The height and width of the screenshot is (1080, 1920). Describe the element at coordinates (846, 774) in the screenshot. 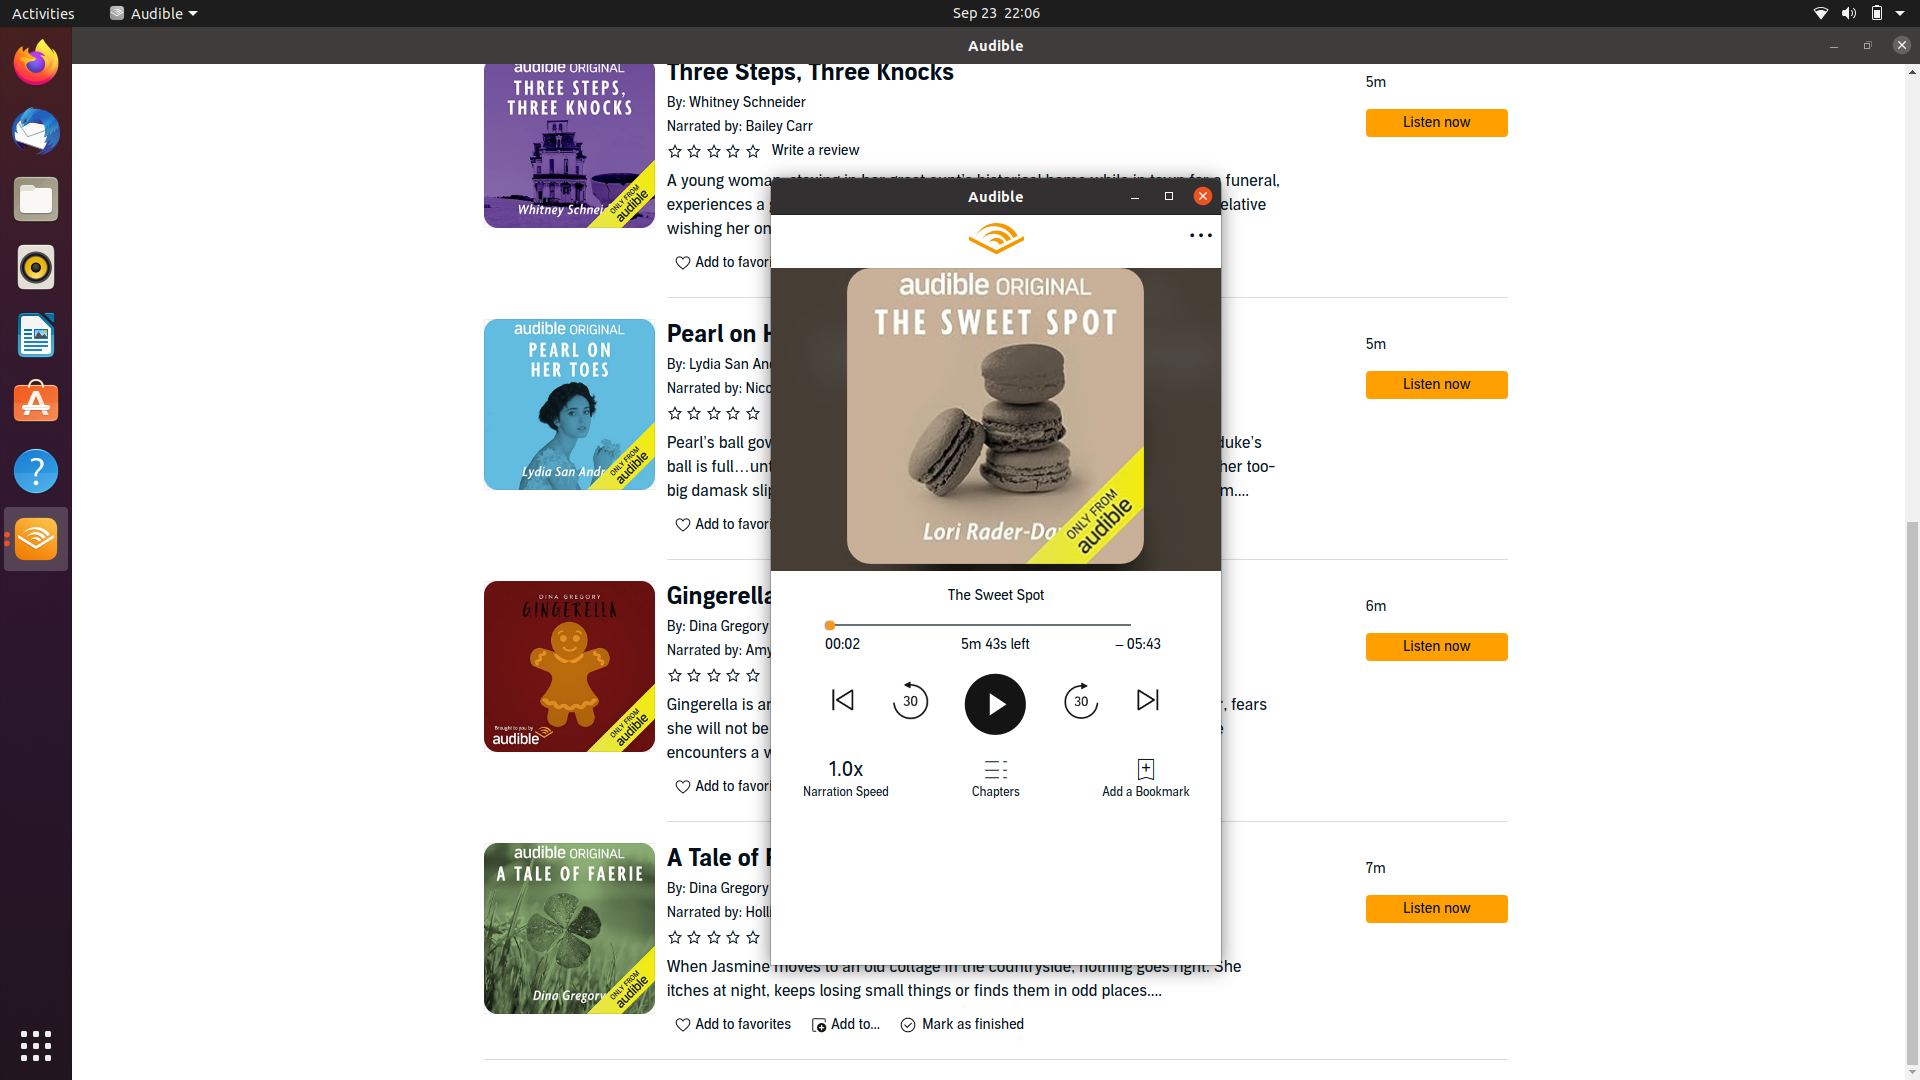

I see `Adjust the narration speed to the following level` at that location.